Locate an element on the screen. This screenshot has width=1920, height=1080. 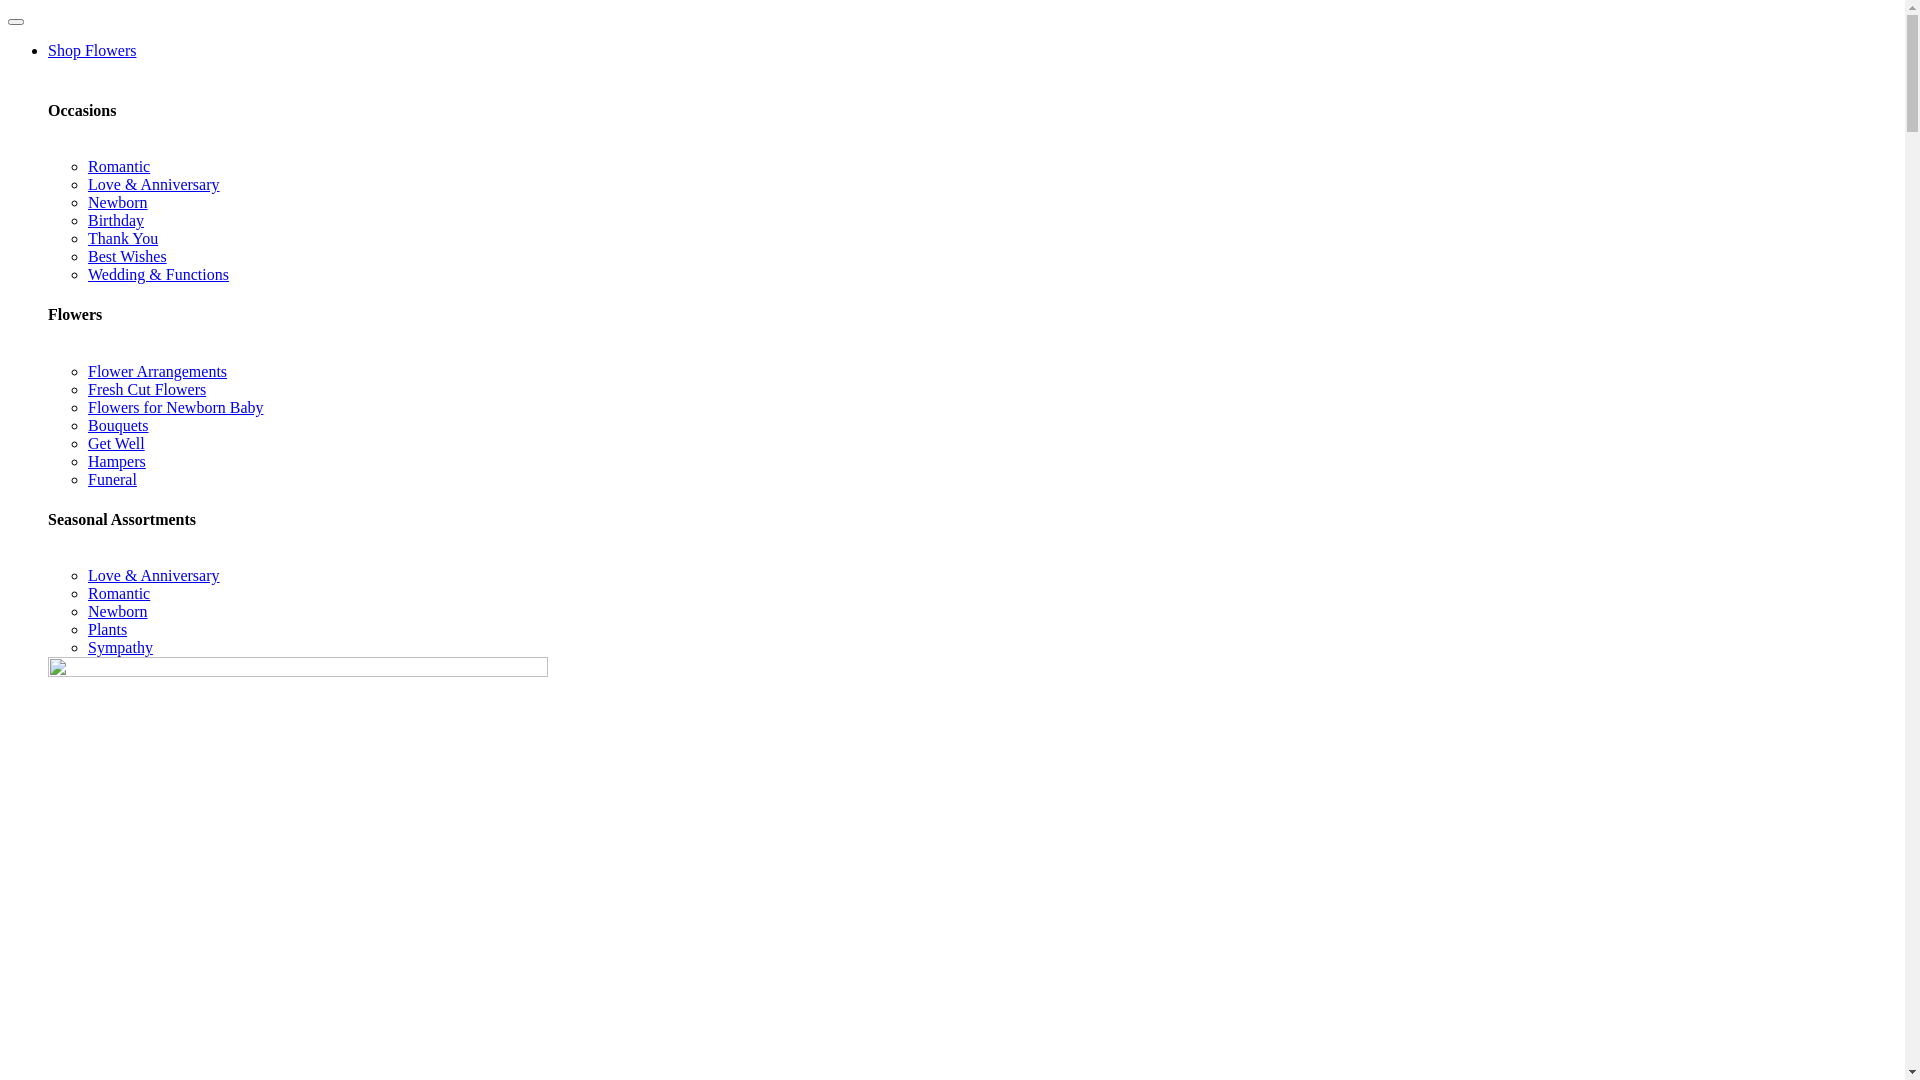
'Fresh Cut Flowers' is located at coordinates (146, 389).